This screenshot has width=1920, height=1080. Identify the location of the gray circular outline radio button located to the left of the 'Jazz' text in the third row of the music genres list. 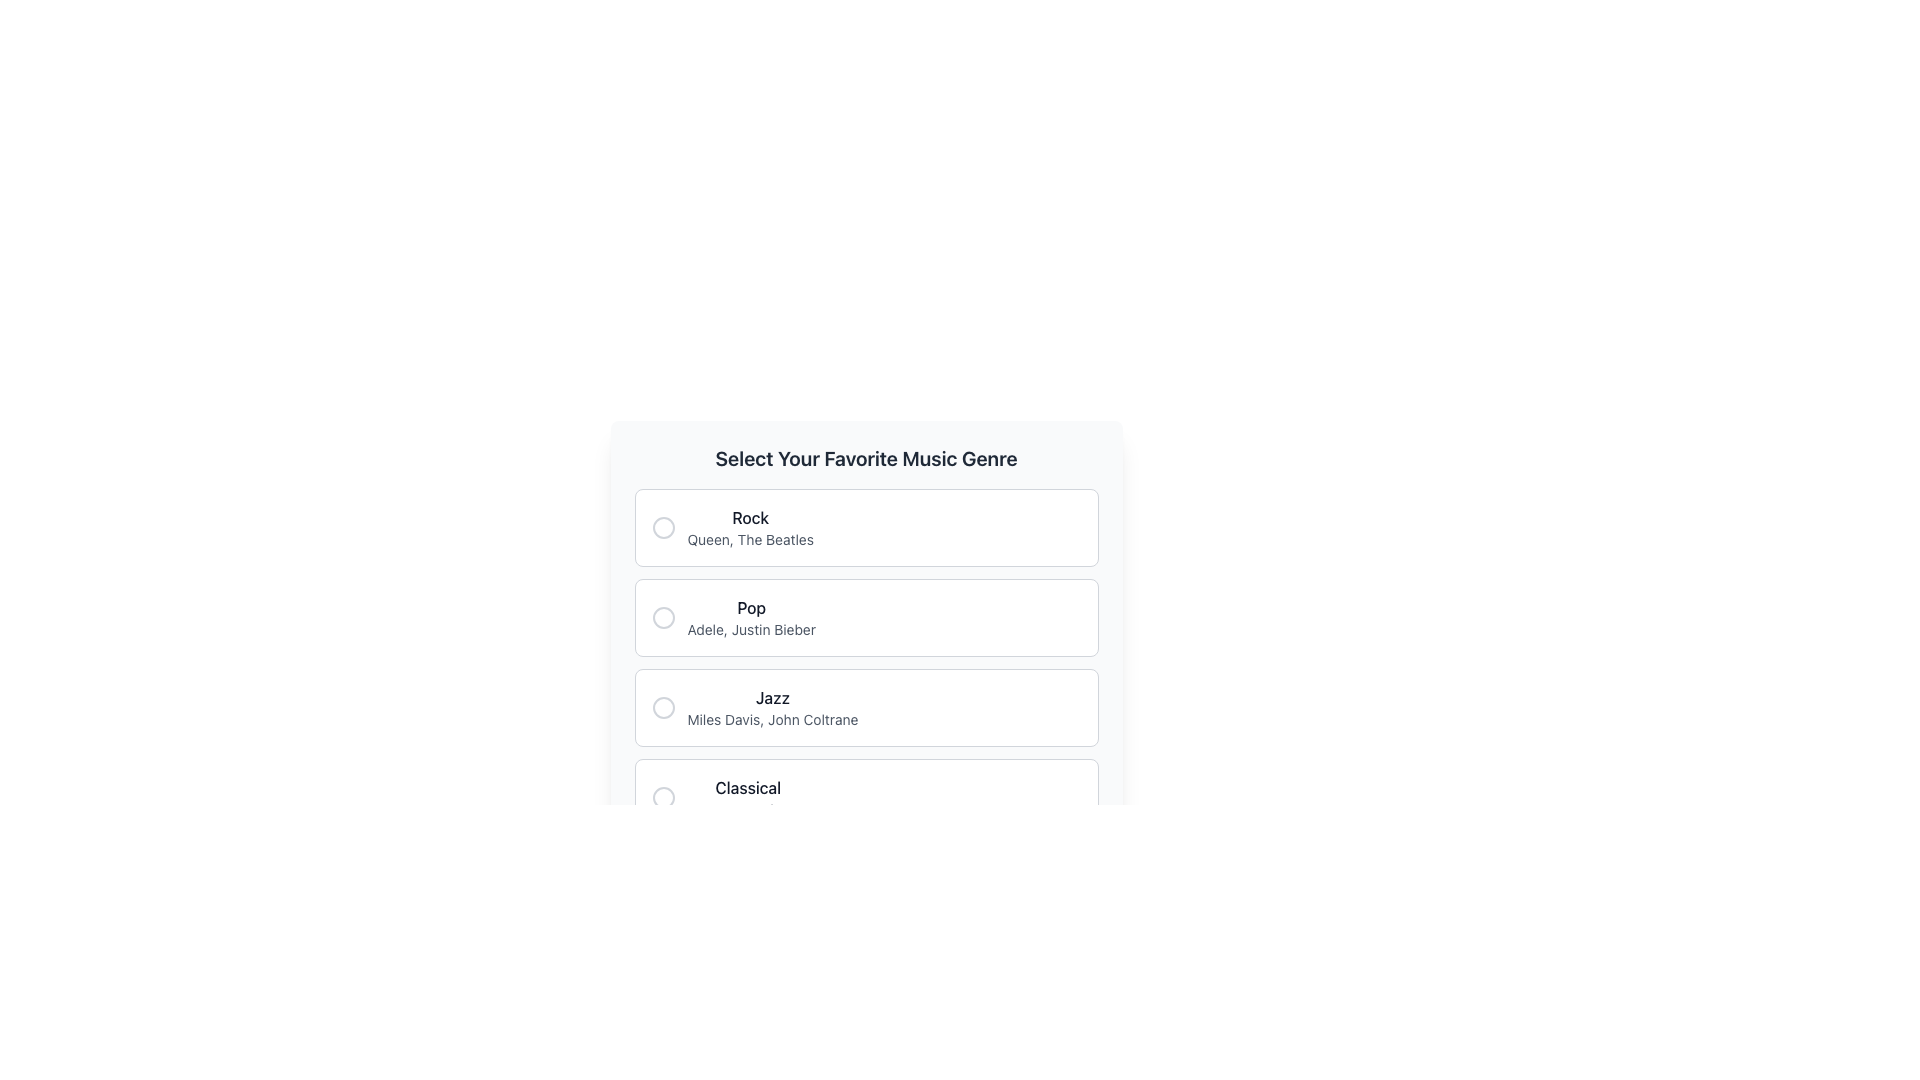
(663, 707).